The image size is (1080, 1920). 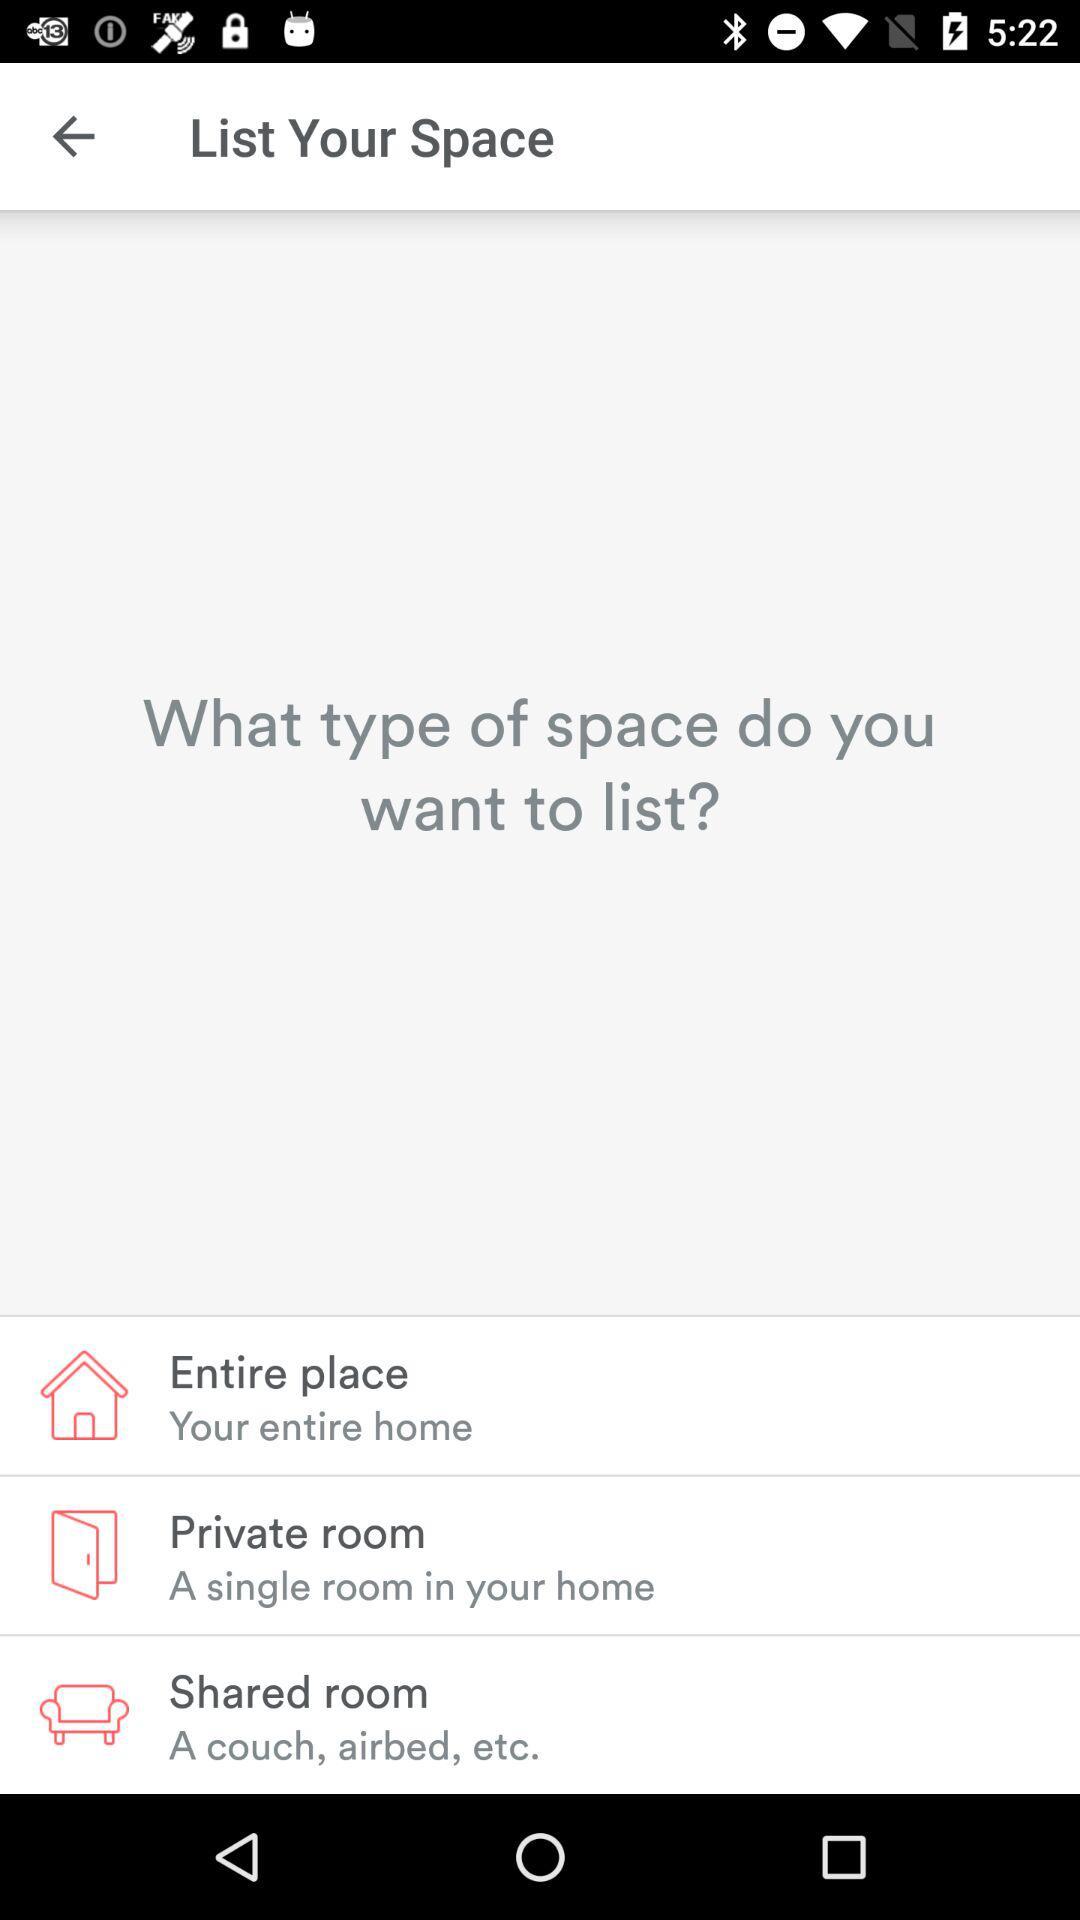 I want to click on the icon next to list your space icon, so click(x=72, y=135).